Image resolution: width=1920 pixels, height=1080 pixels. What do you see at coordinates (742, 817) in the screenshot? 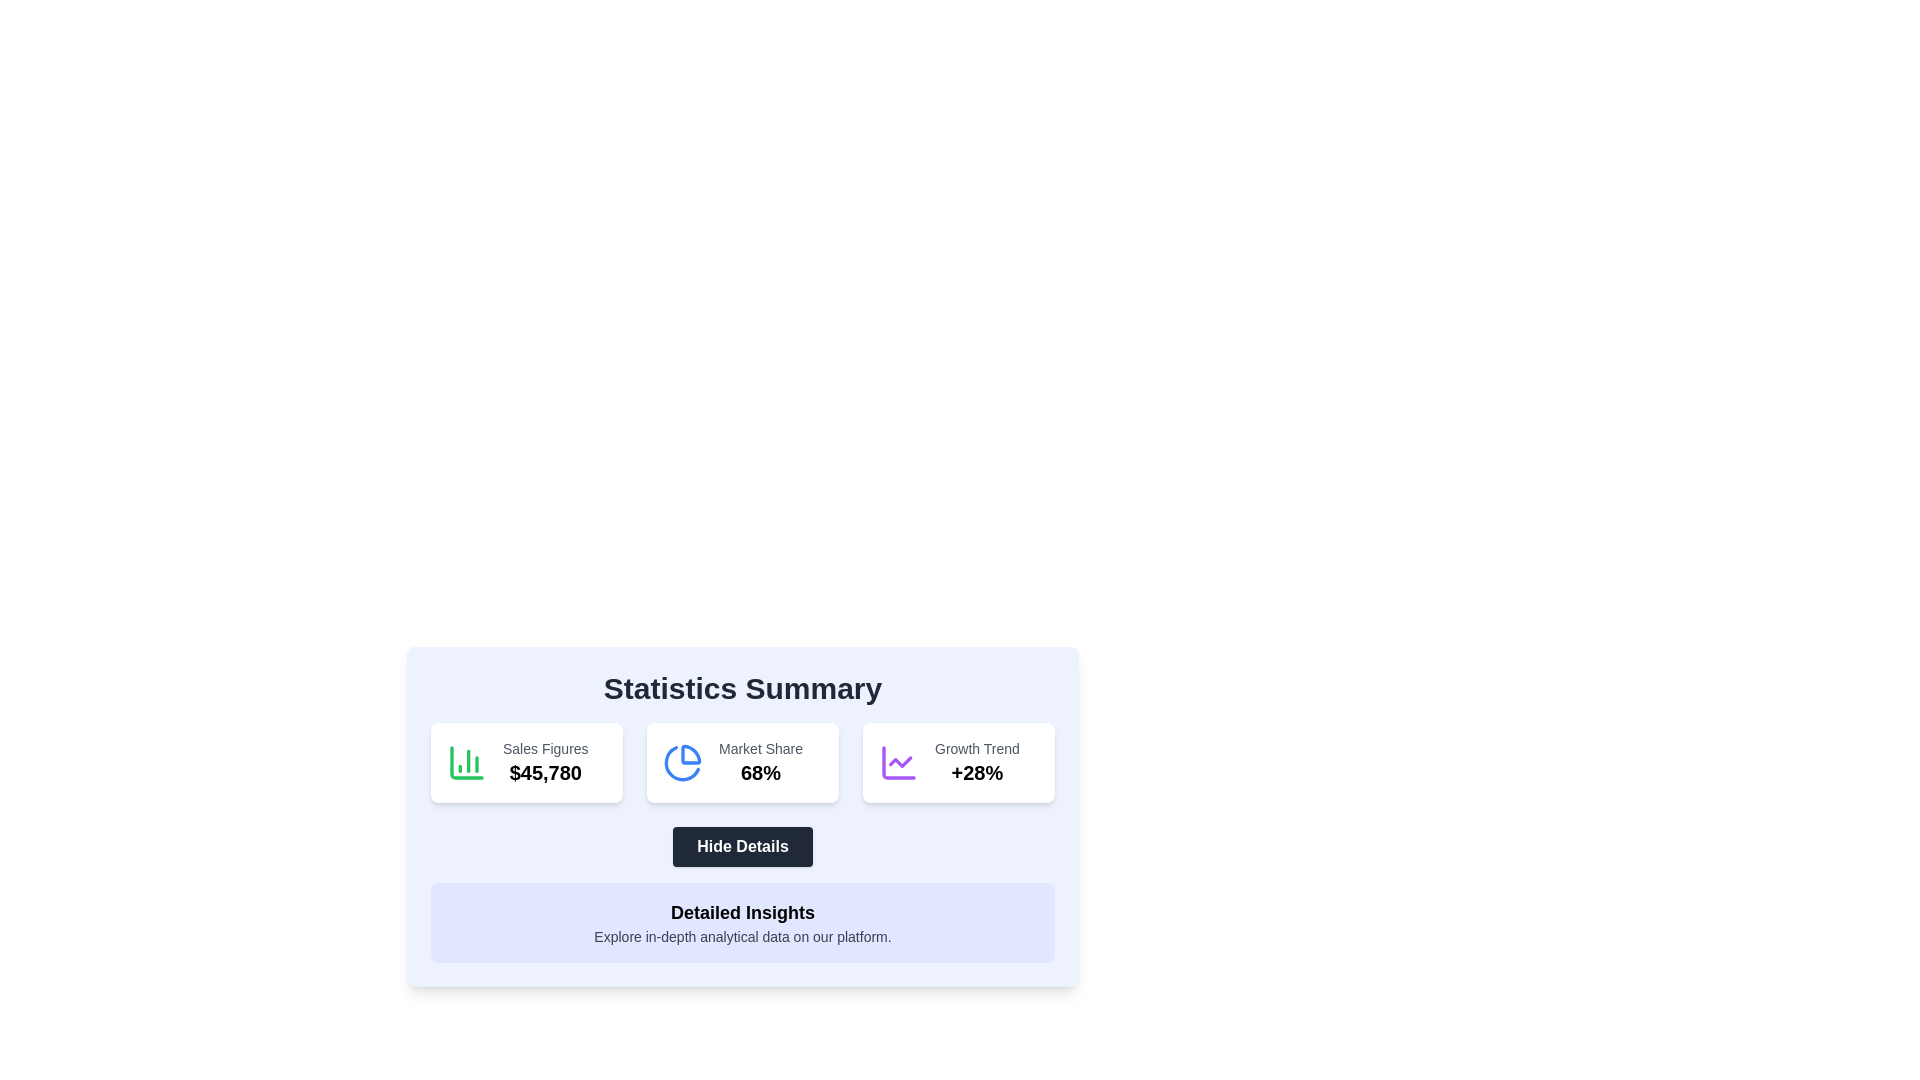
I see `the 'Hide Details' button` at bounding box center [742, 817].